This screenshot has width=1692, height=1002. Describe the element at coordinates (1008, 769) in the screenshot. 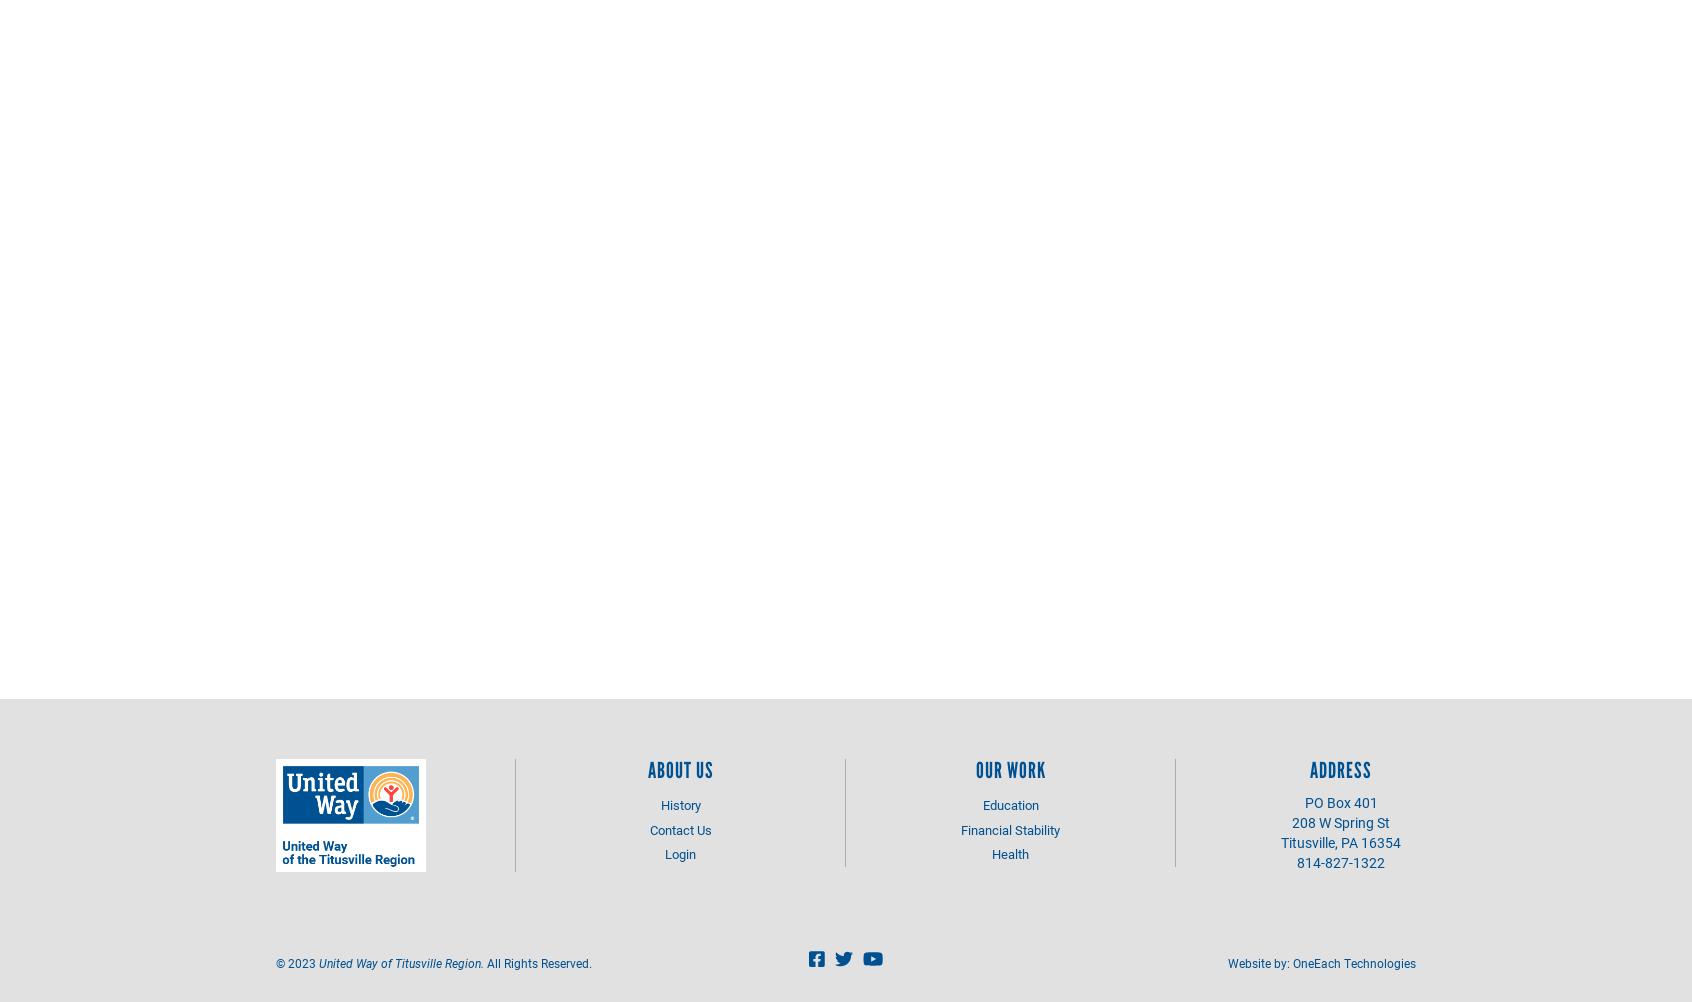

I see `'Our Work'` at that location.